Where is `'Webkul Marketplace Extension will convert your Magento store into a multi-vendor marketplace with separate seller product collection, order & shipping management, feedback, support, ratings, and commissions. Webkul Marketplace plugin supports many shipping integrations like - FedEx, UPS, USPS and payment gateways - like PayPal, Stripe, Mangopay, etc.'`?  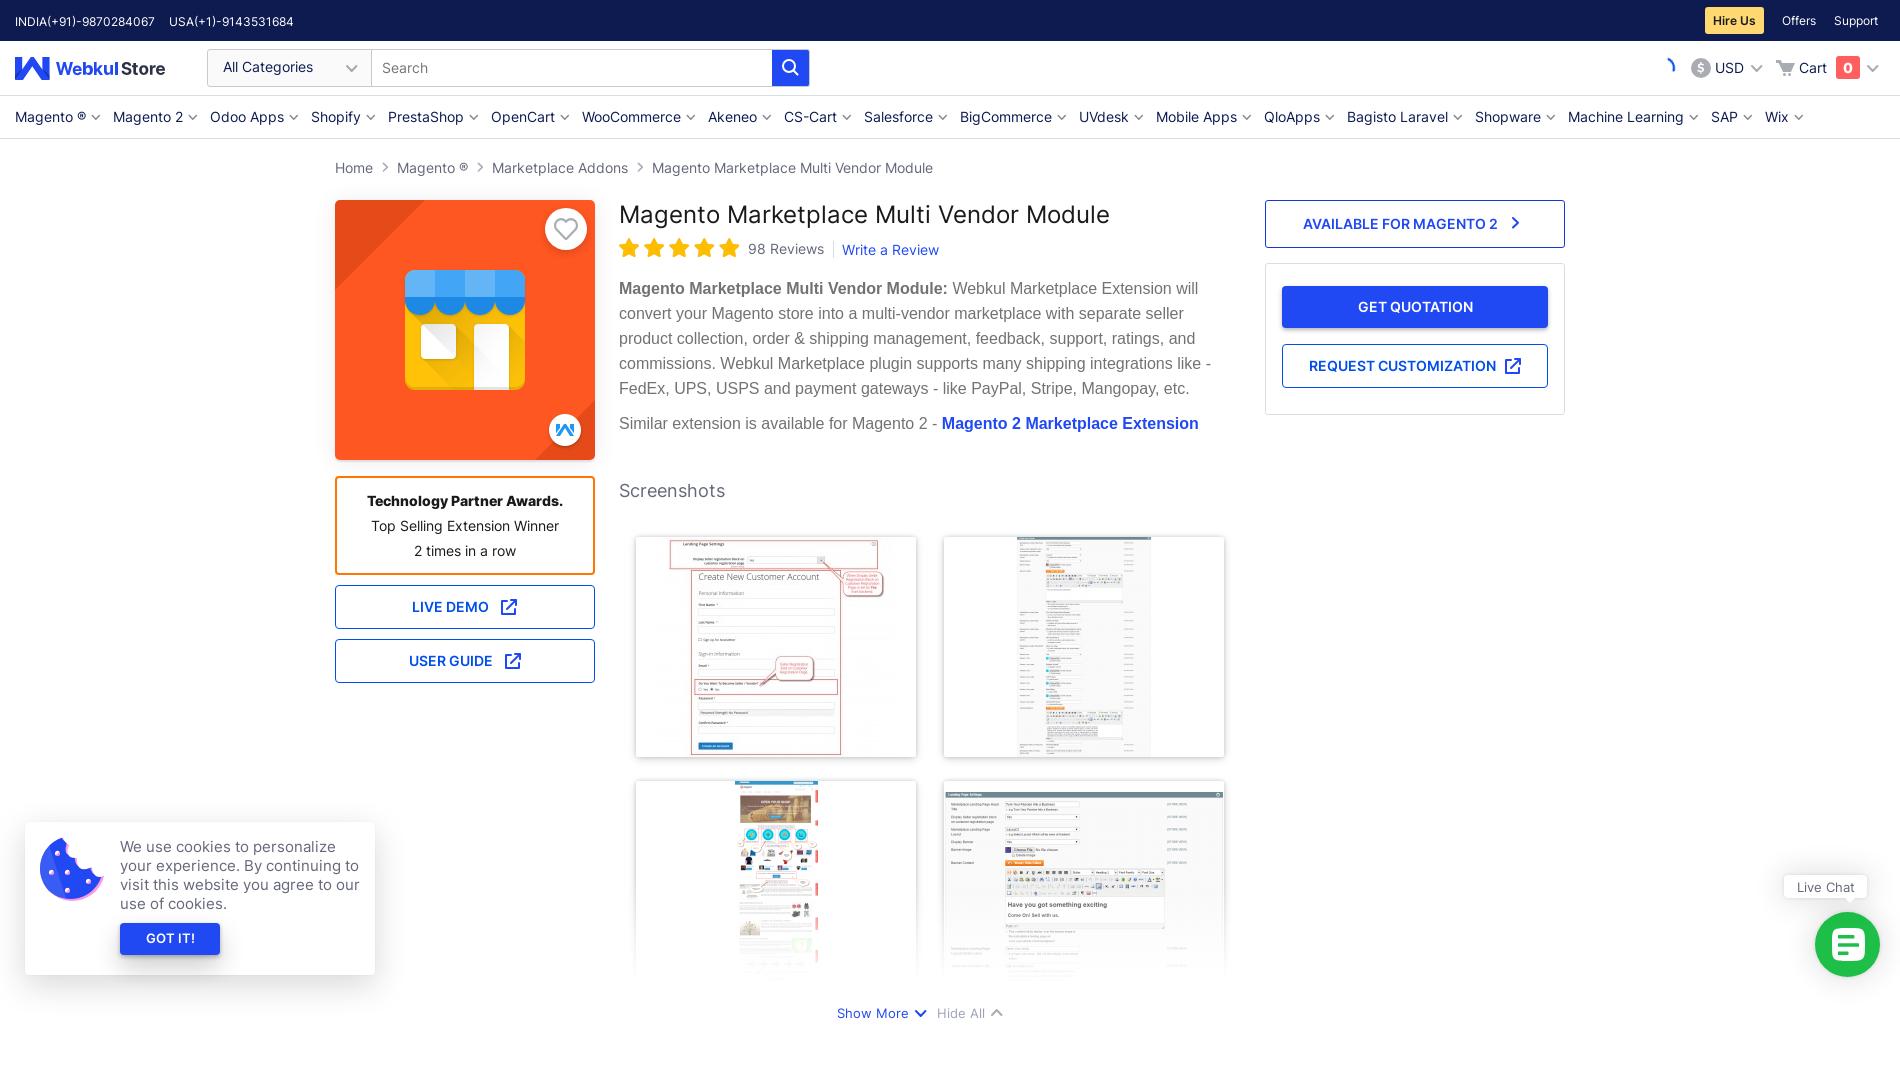 'Webkul Marketplace Extension will convert your Magento store into a multi-vendor marketplace with separate seller product collection, order & shipping management, feedback, support, ratings, and commissions. Webkul Marketplace plugin supports many shipping integrations like - FedEx, UPS, USPS and payment gateways - like PayPal, Stripe, Mangopay, etc.' is located at coordinates (913, 338).